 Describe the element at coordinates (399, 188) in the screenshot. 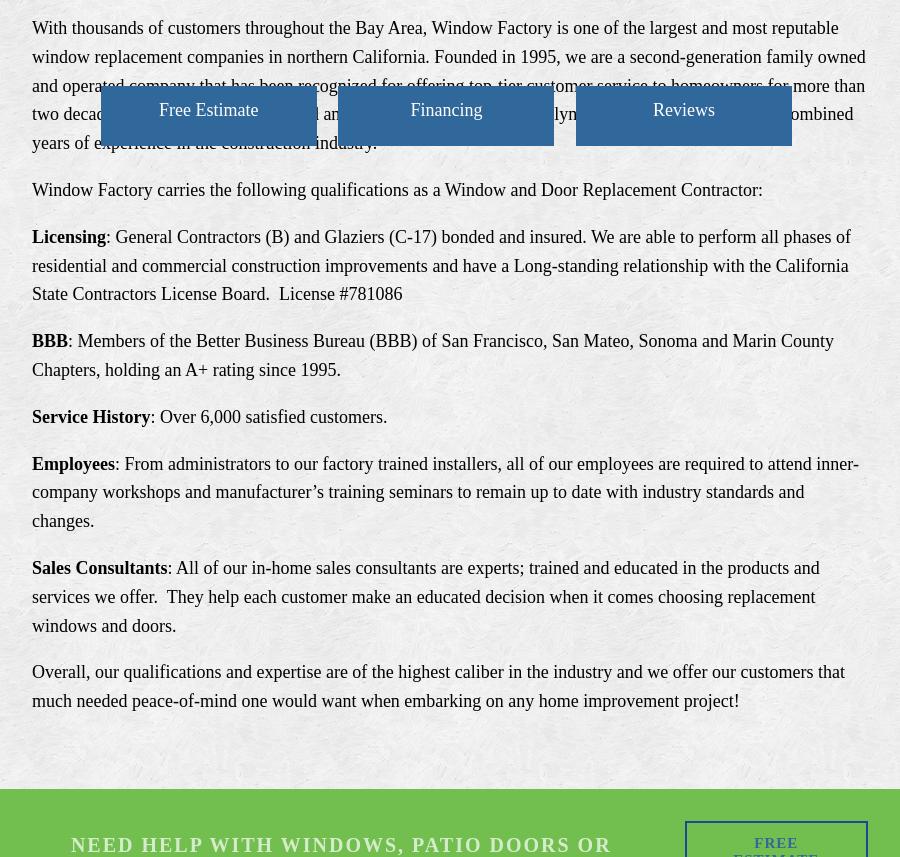

I see `'Window Factory carries the following qualifications as a Window and Door Replacement Contractor:'` at that location.